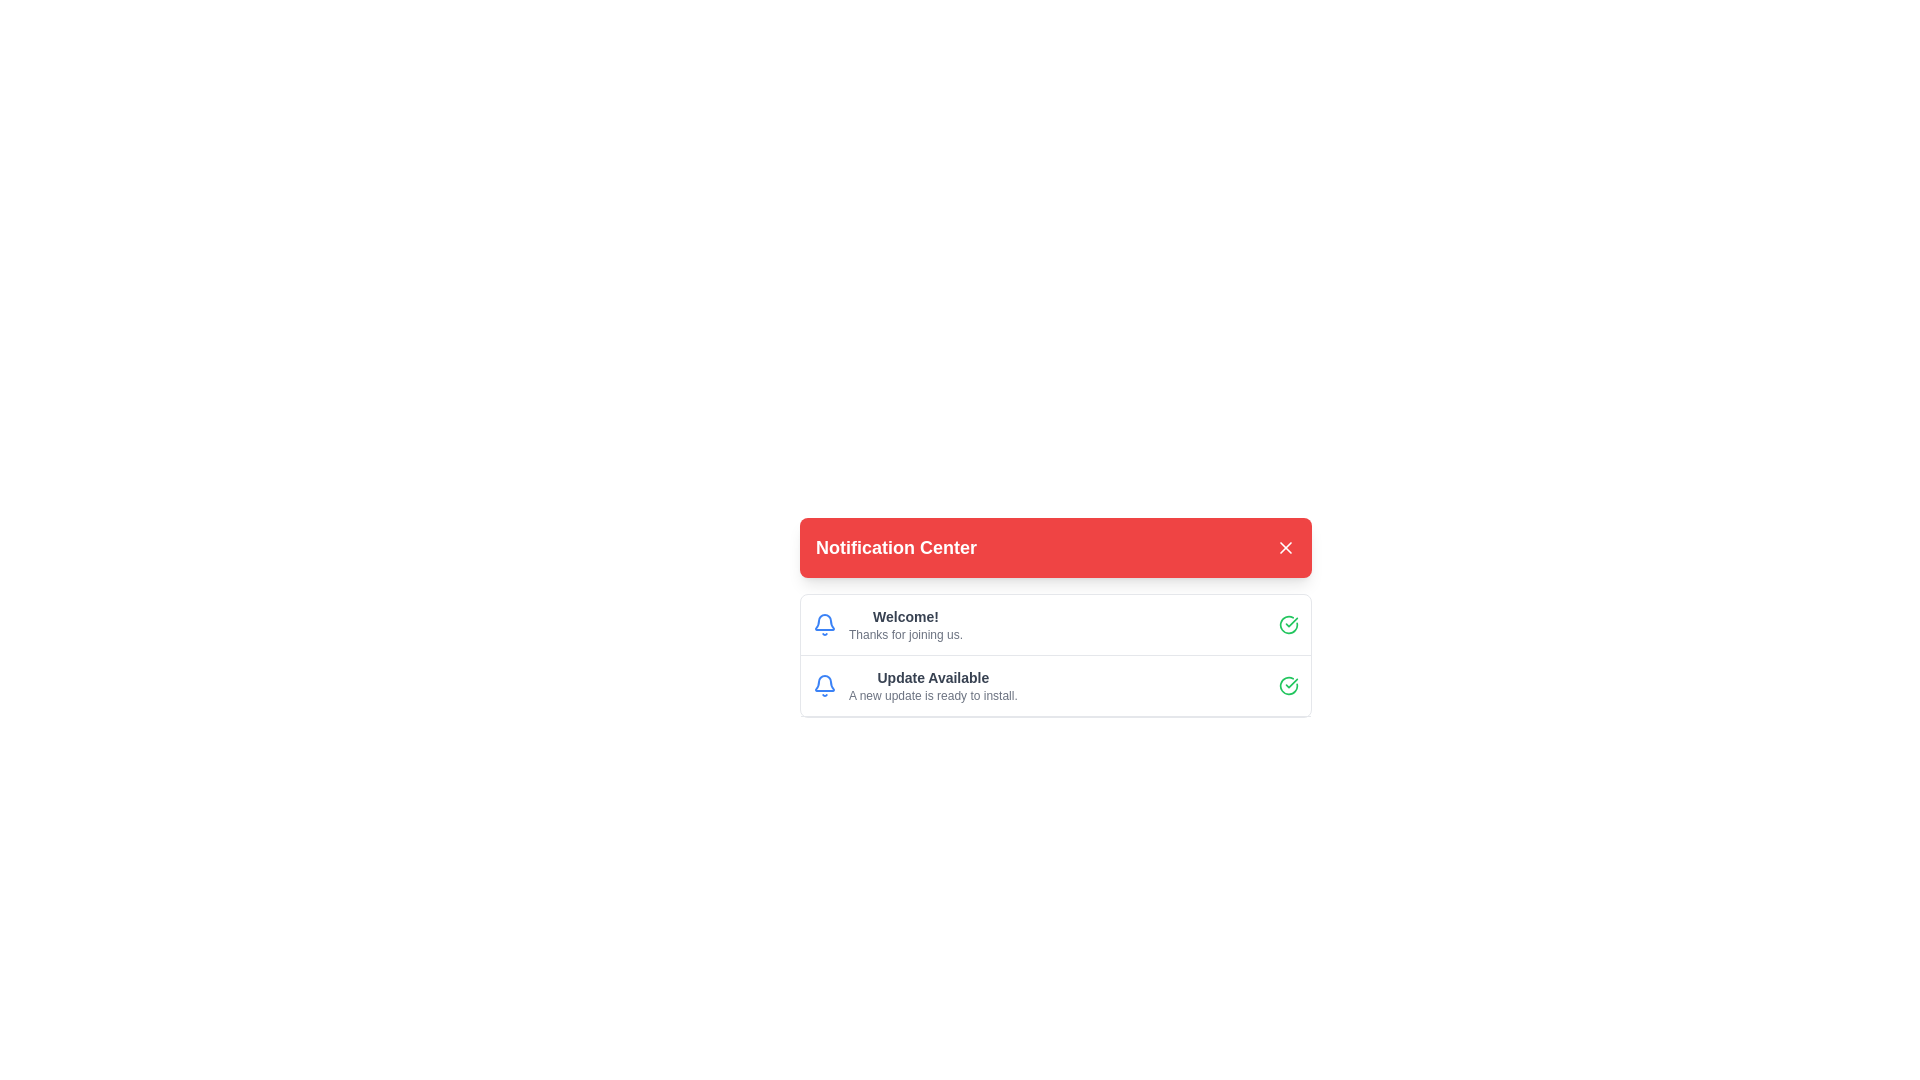  I want to click on the close button located in the upper-right section of the red notification bar, so click(1286, 547).